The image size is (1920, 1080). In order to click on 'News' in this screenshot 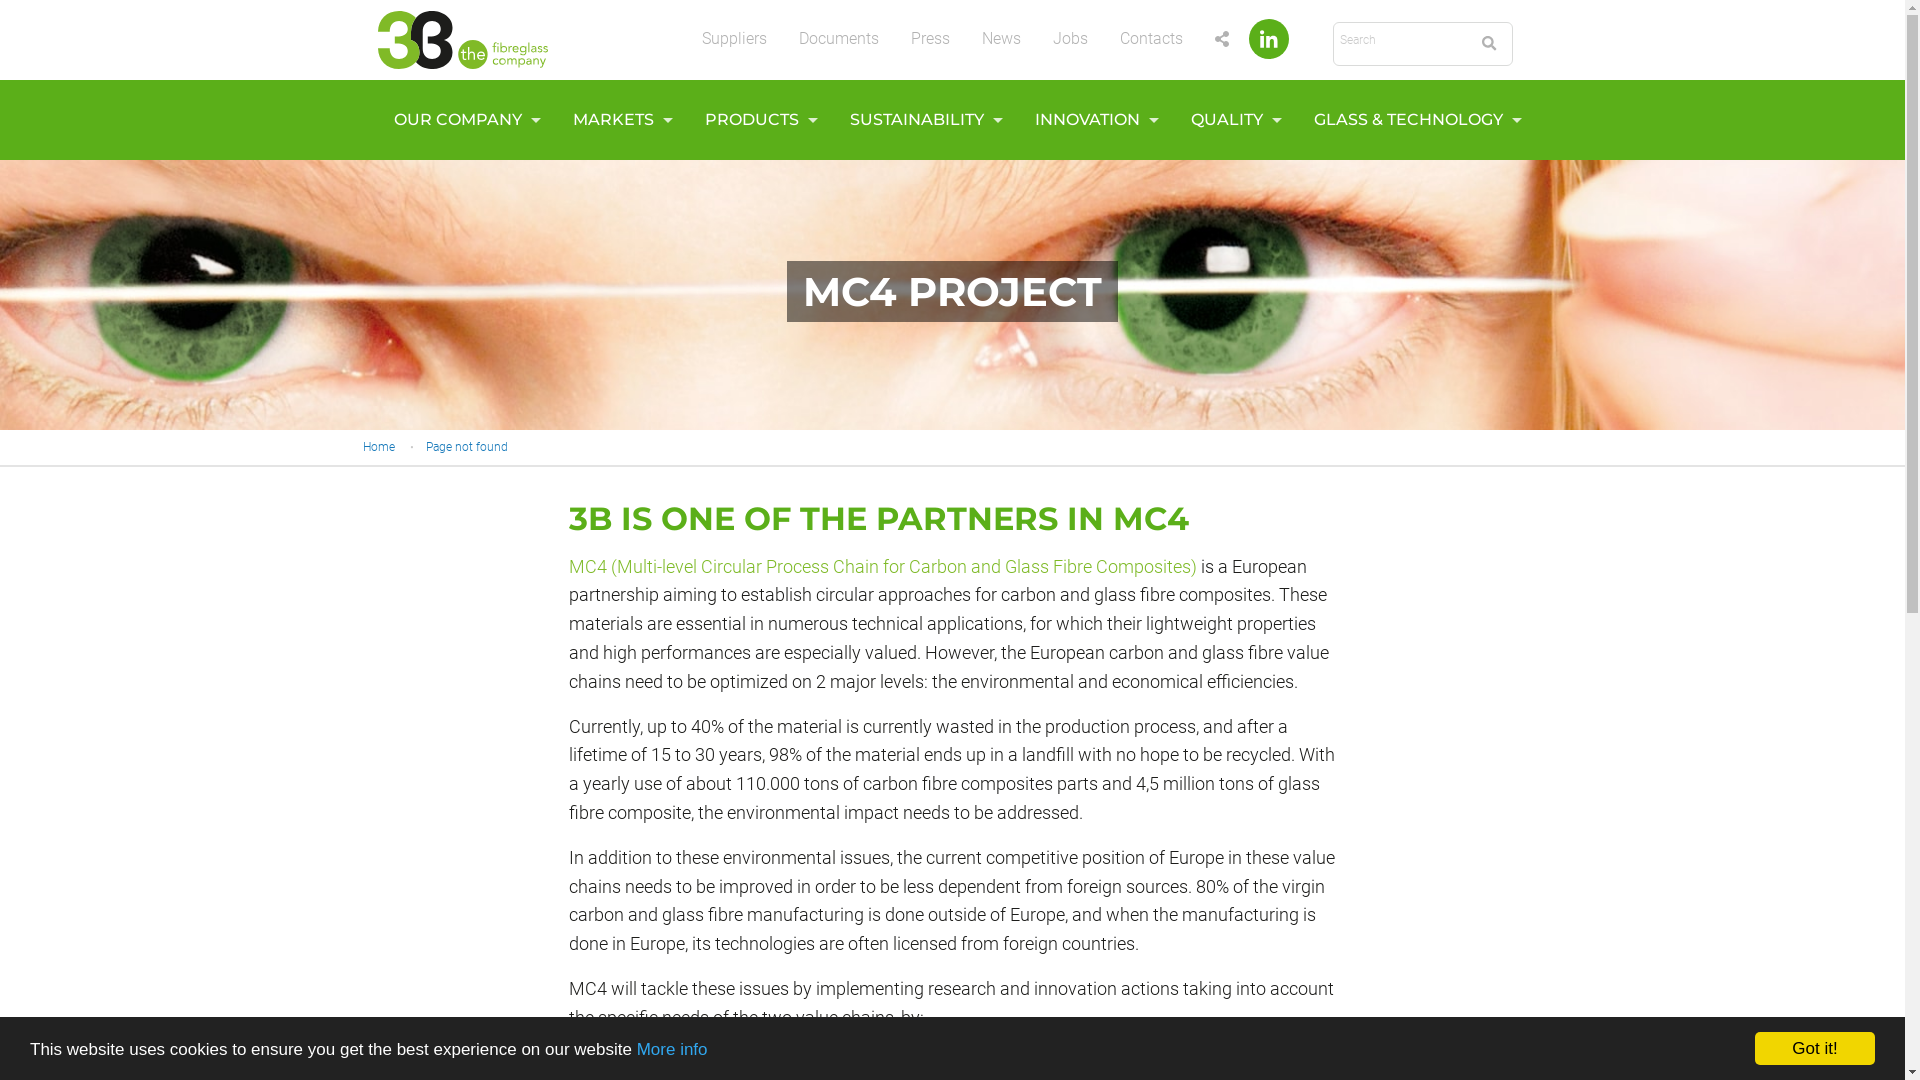, I will do `click(1001, 38)`.